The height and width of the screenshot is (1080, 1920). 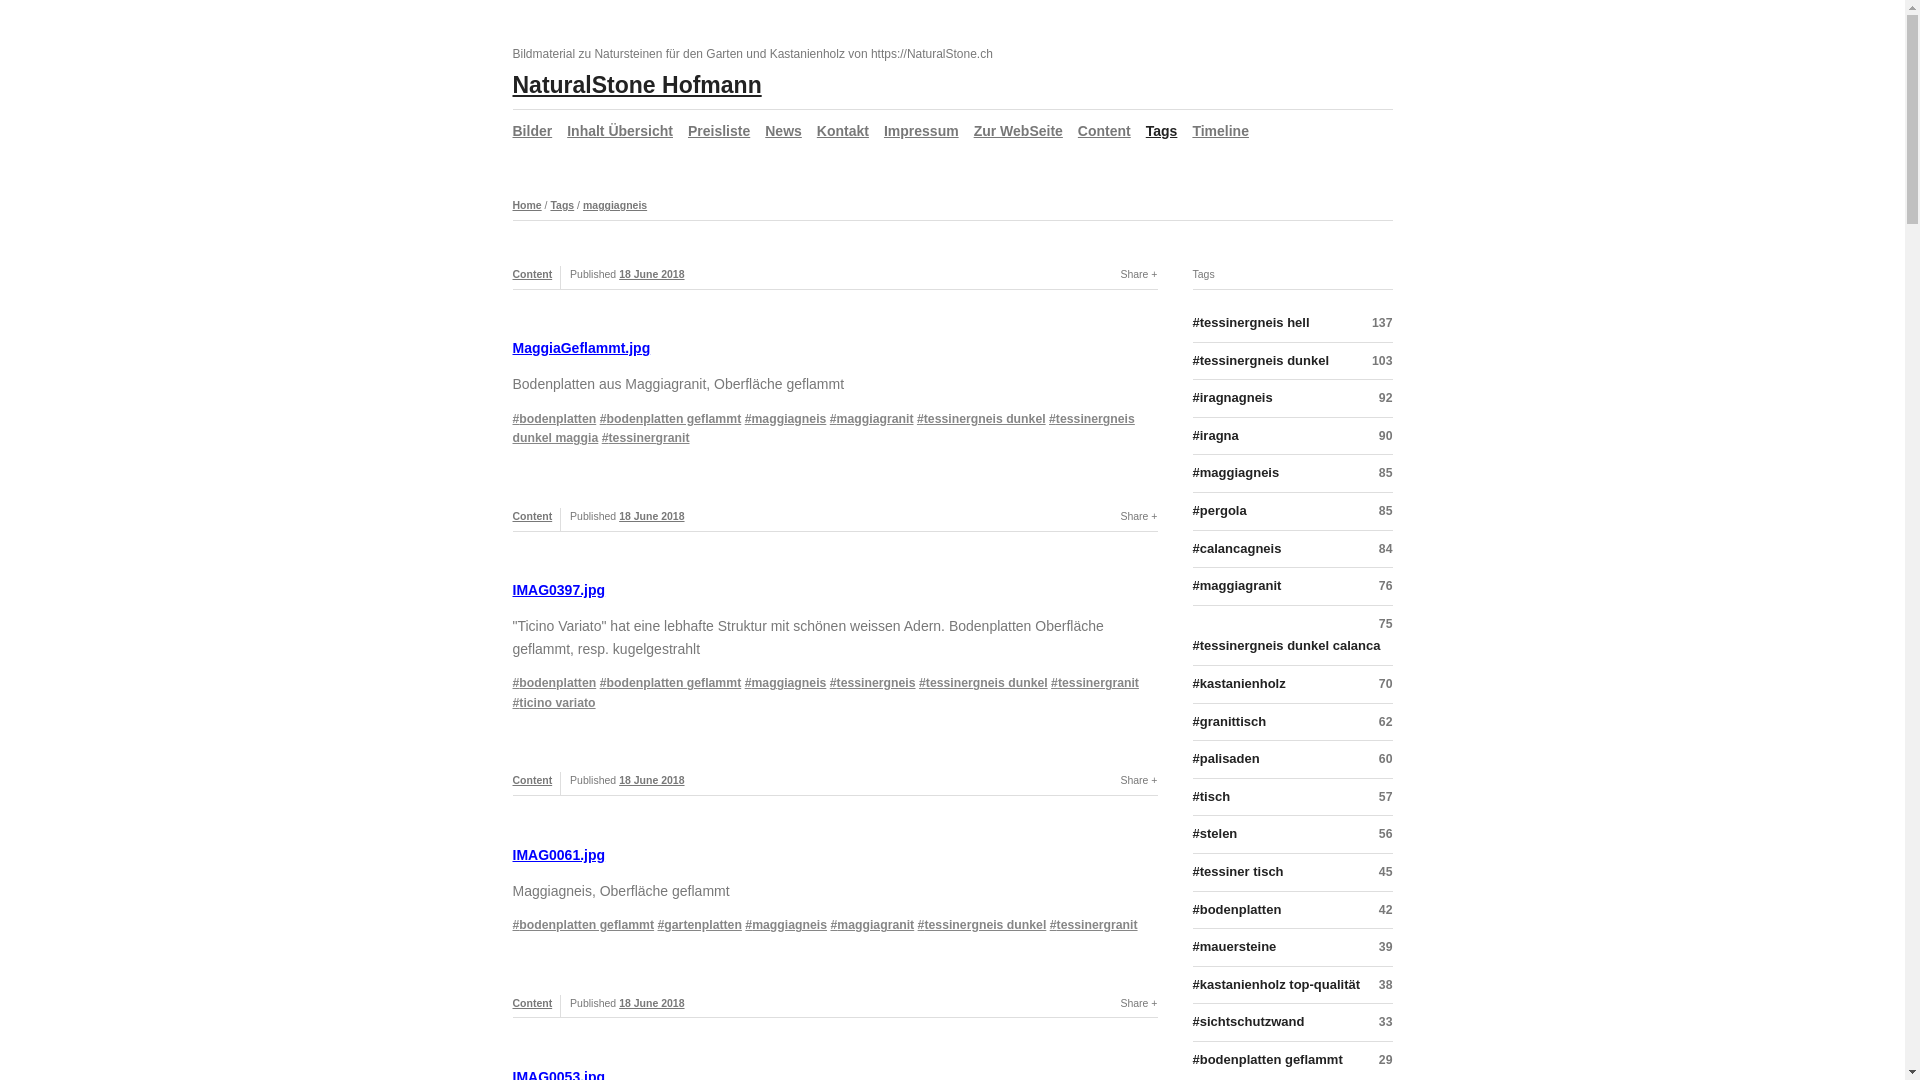 I want to click on 'Impressum', so click(x=920, y=131).